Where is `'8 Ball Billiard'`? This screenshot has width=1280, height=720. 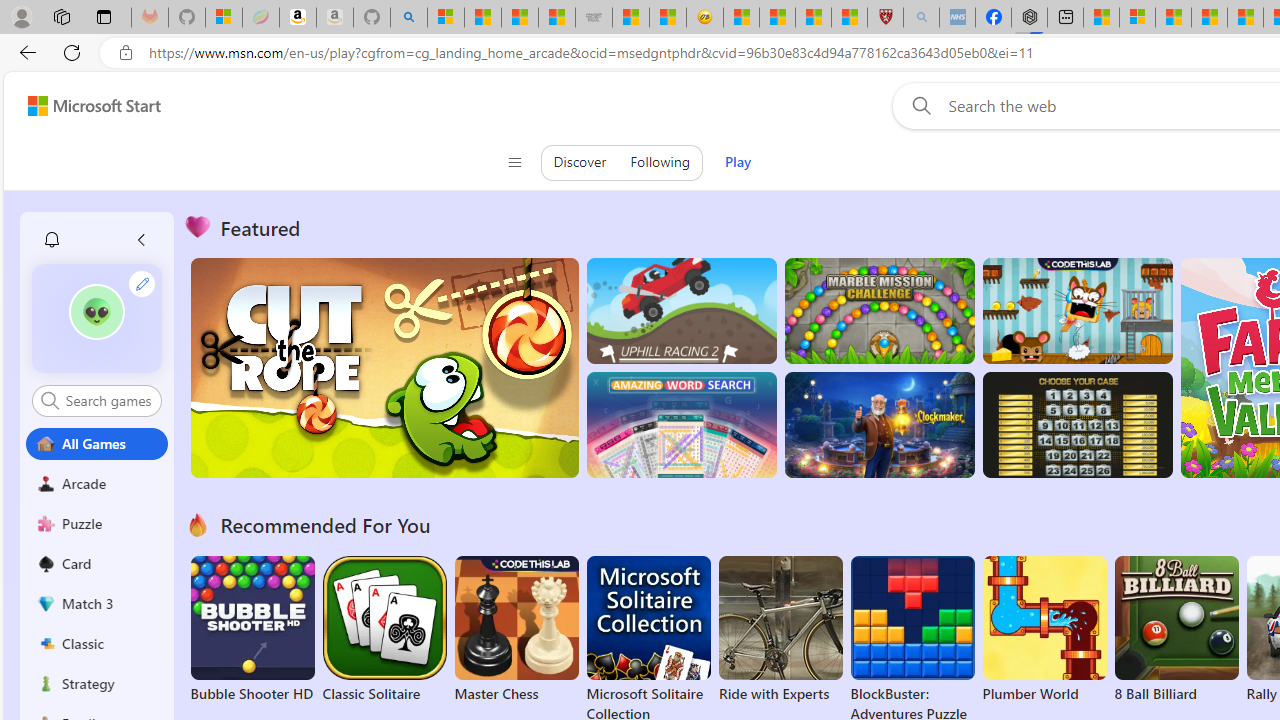 '8 Ball Billiard' is located at coordinates (1176, 630).